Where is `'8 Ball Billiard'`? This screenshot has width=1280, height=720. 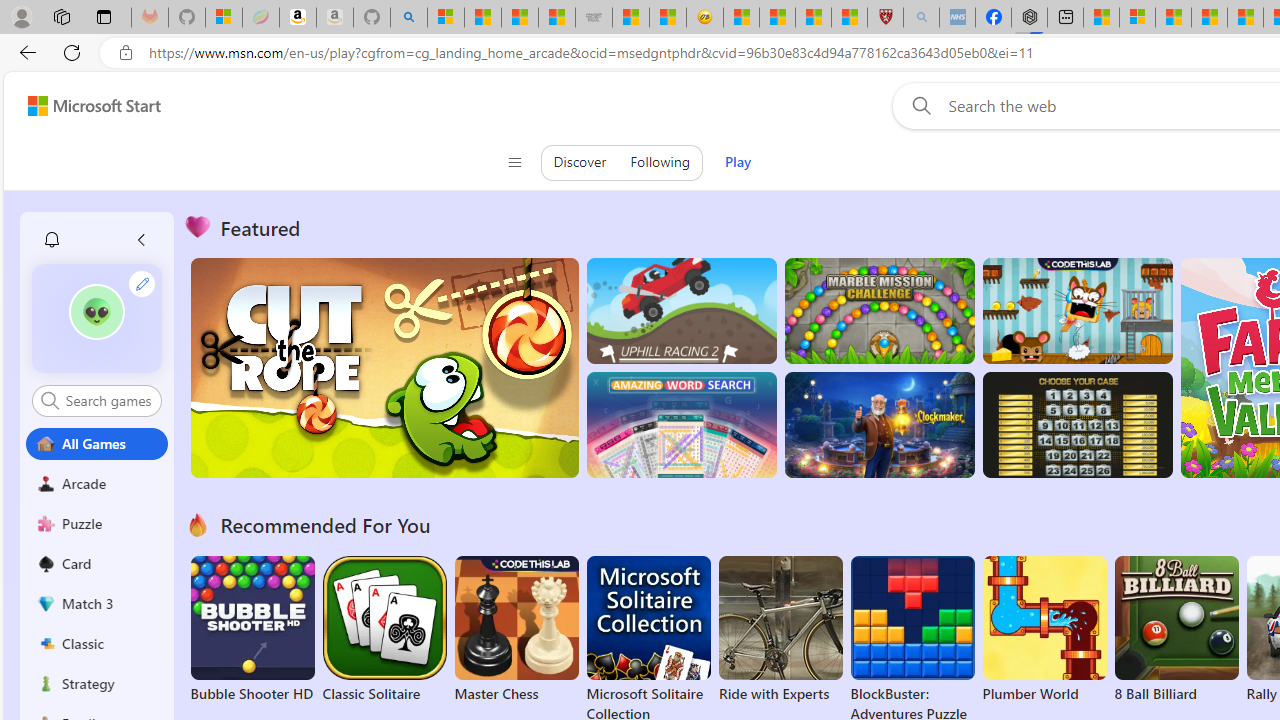 '8 Ball Billiard' is located at coordinates (1176, 630).